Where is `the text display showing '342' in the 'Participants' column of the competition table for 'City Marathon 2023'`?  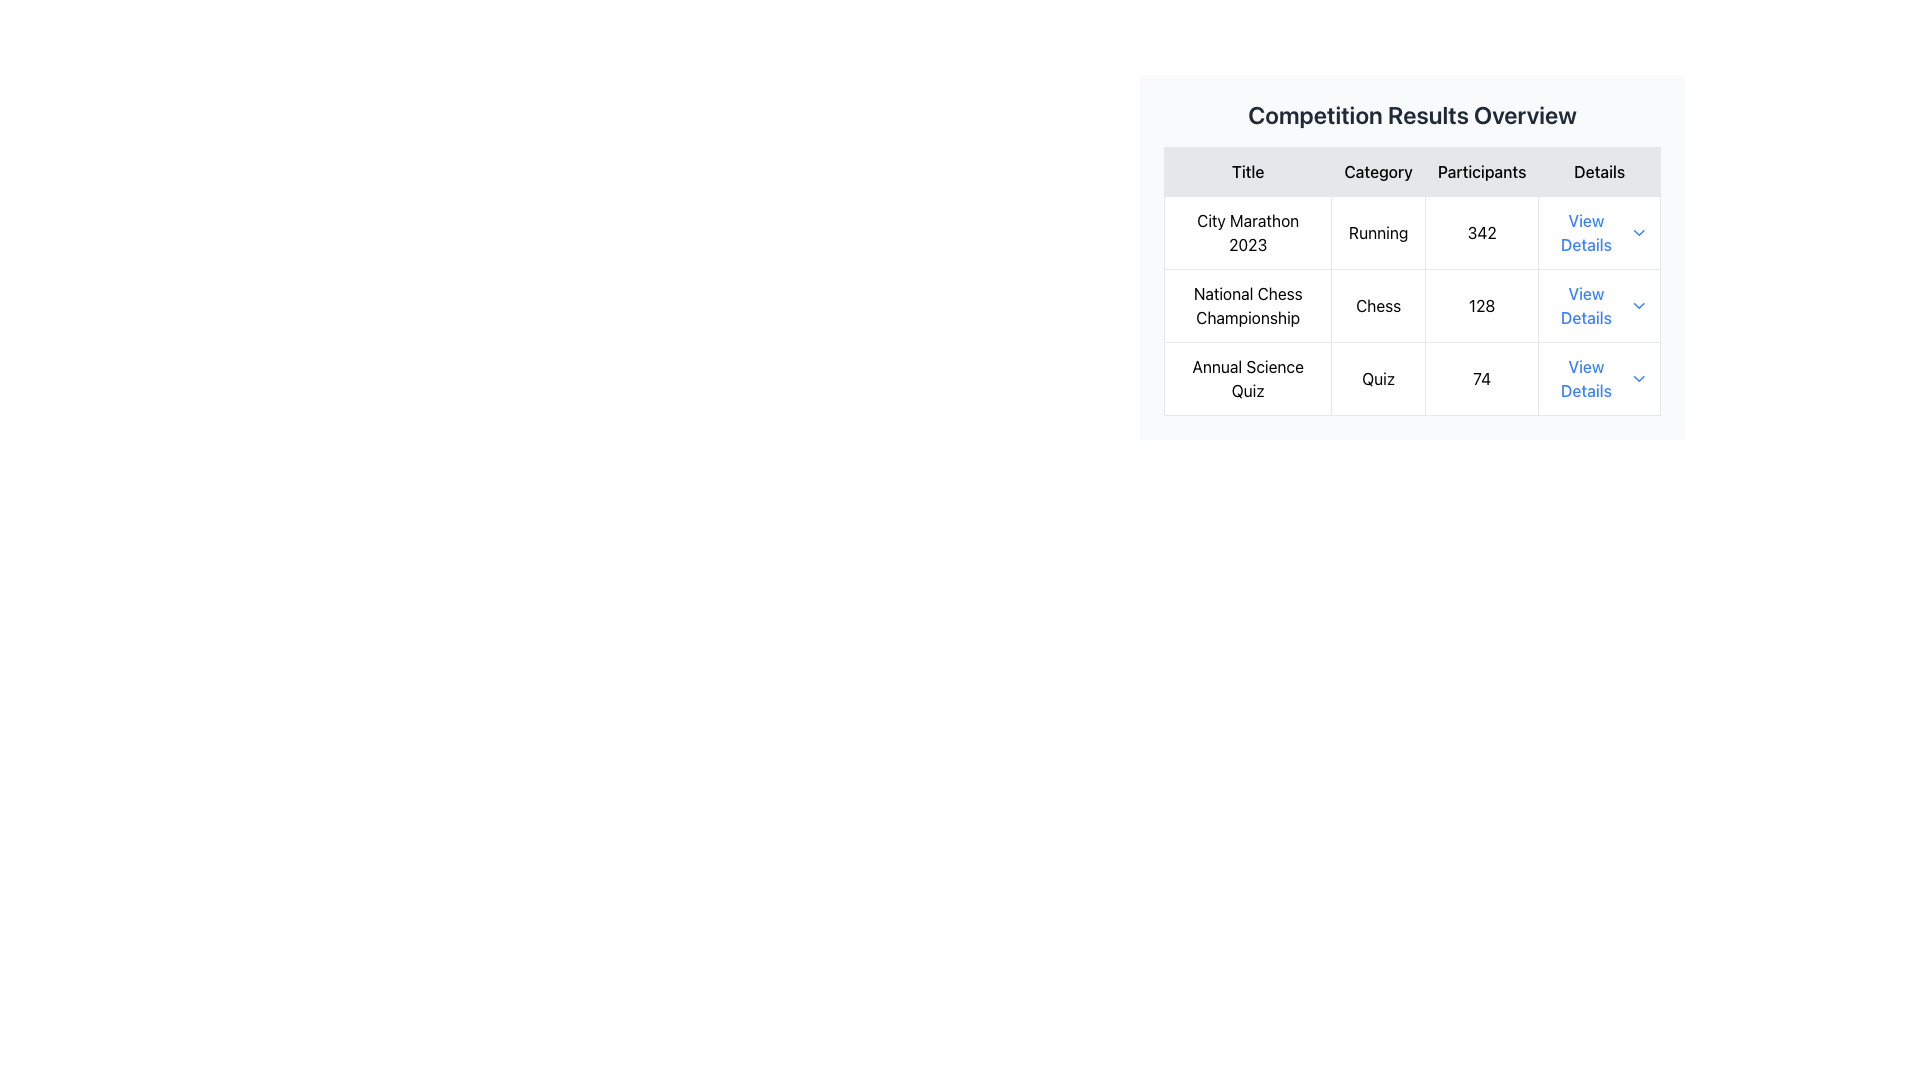
the text display showing '342' in the 'Participants' column of the competition table for 'City Marathon 2023' is located at coordinates (1482, 231).